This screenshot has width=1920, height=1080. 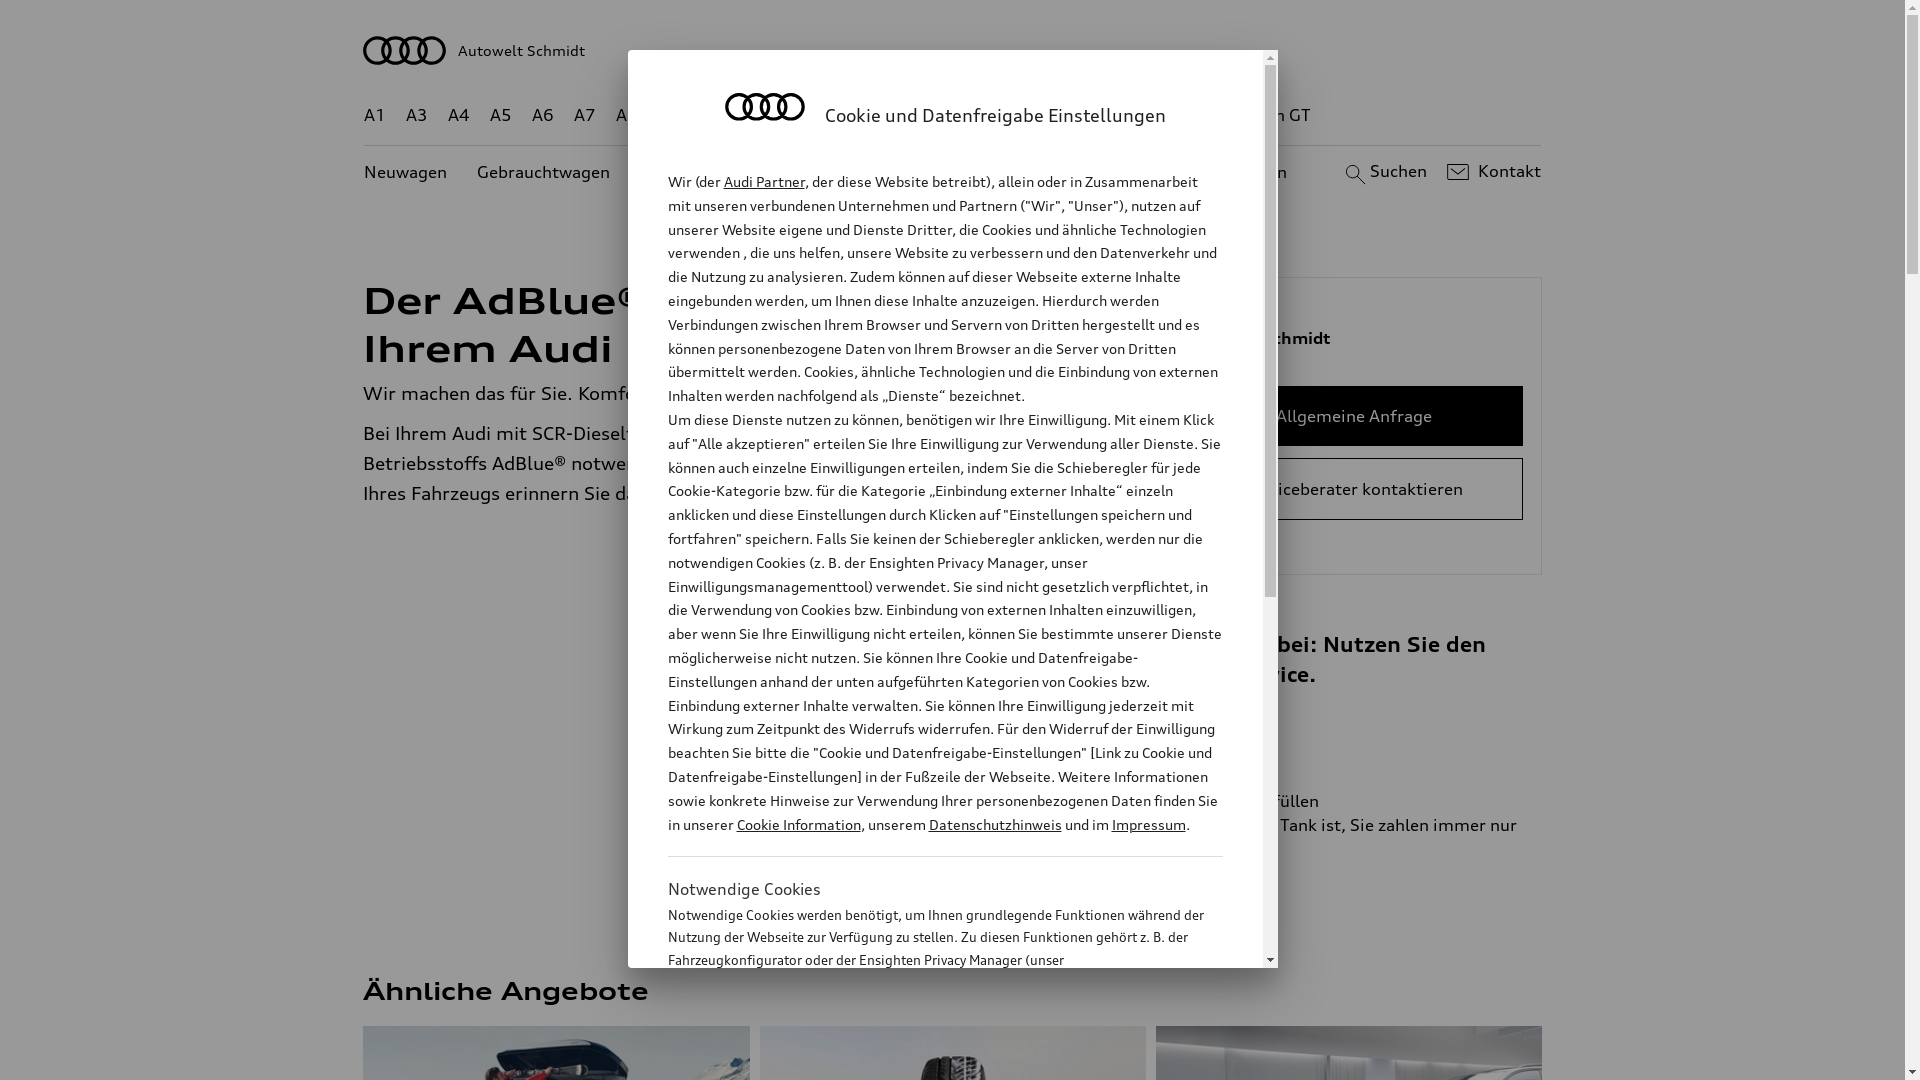 I want to click on 'Neuwagen', so click(x=364, y=171).